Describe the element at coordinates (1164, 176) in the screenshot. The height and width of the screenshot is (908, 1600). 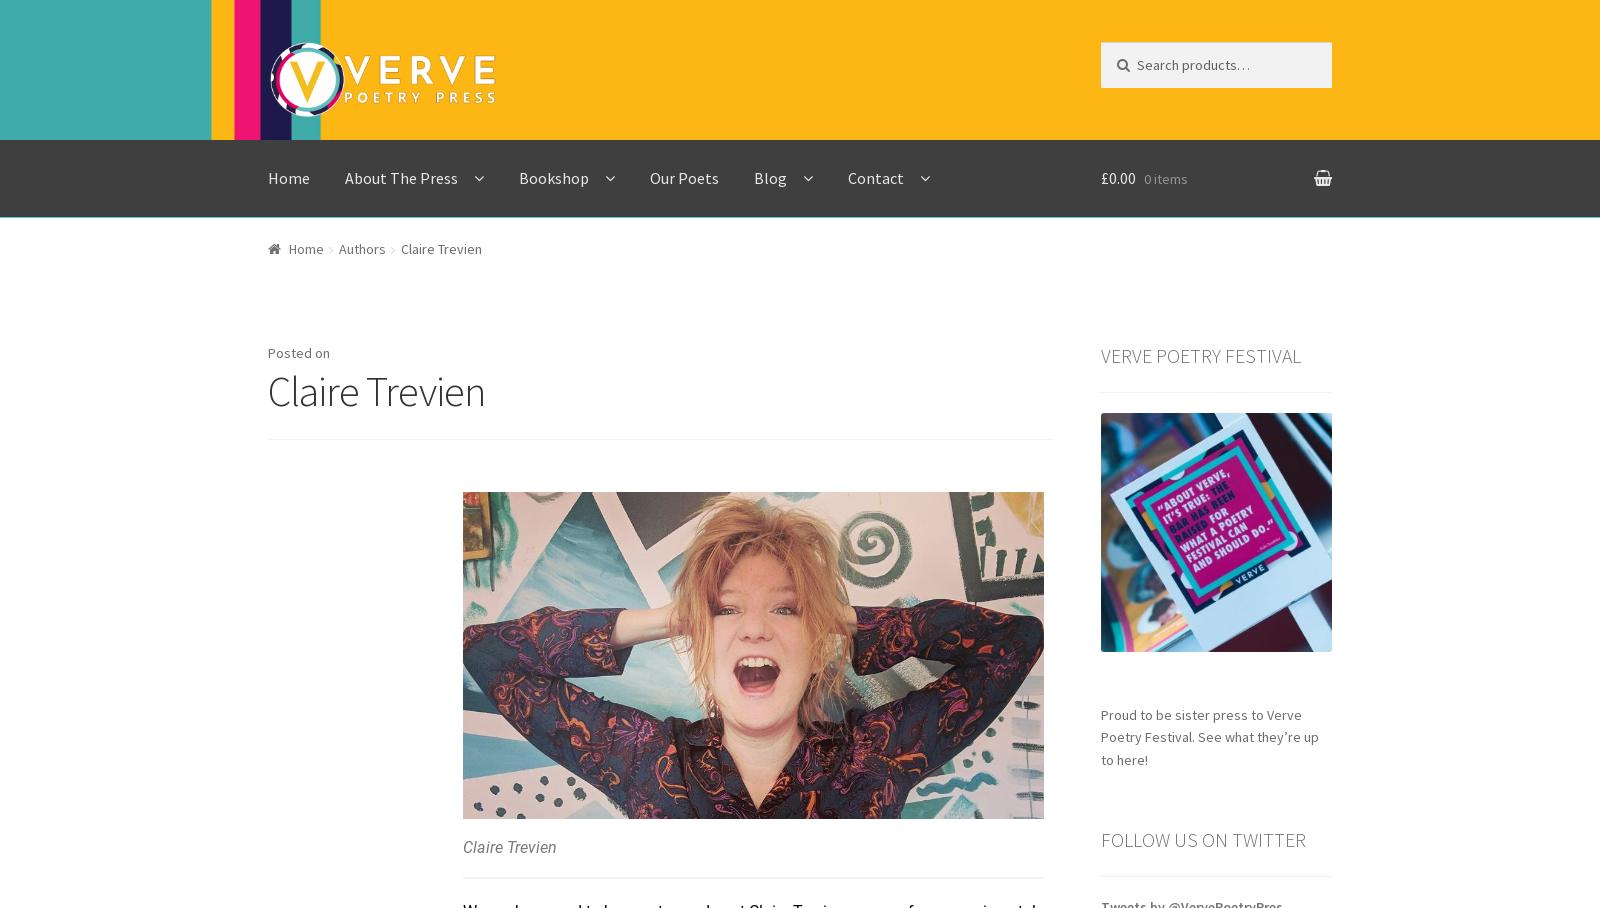
I see `'0 items'` at that location.